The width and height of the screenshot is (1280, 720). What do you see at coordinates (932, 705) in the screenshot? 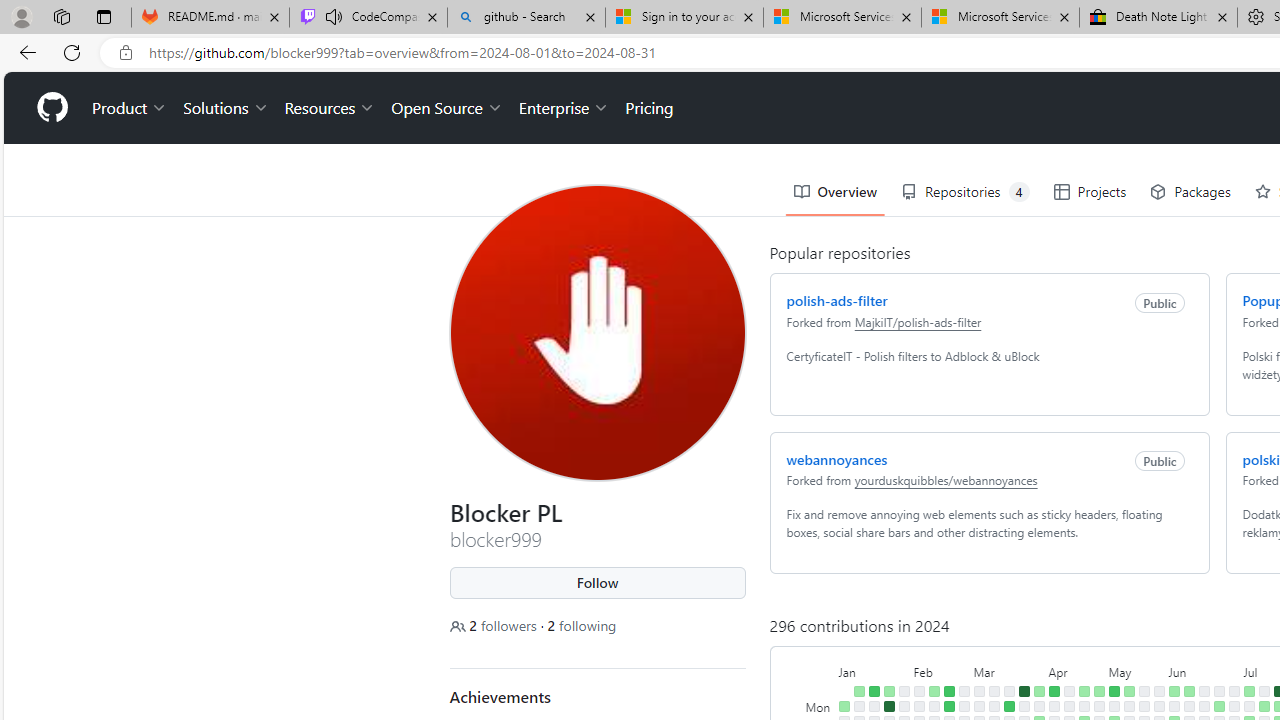
I see `'No contributions on February 12th.'` at bounding box center [932, 705].